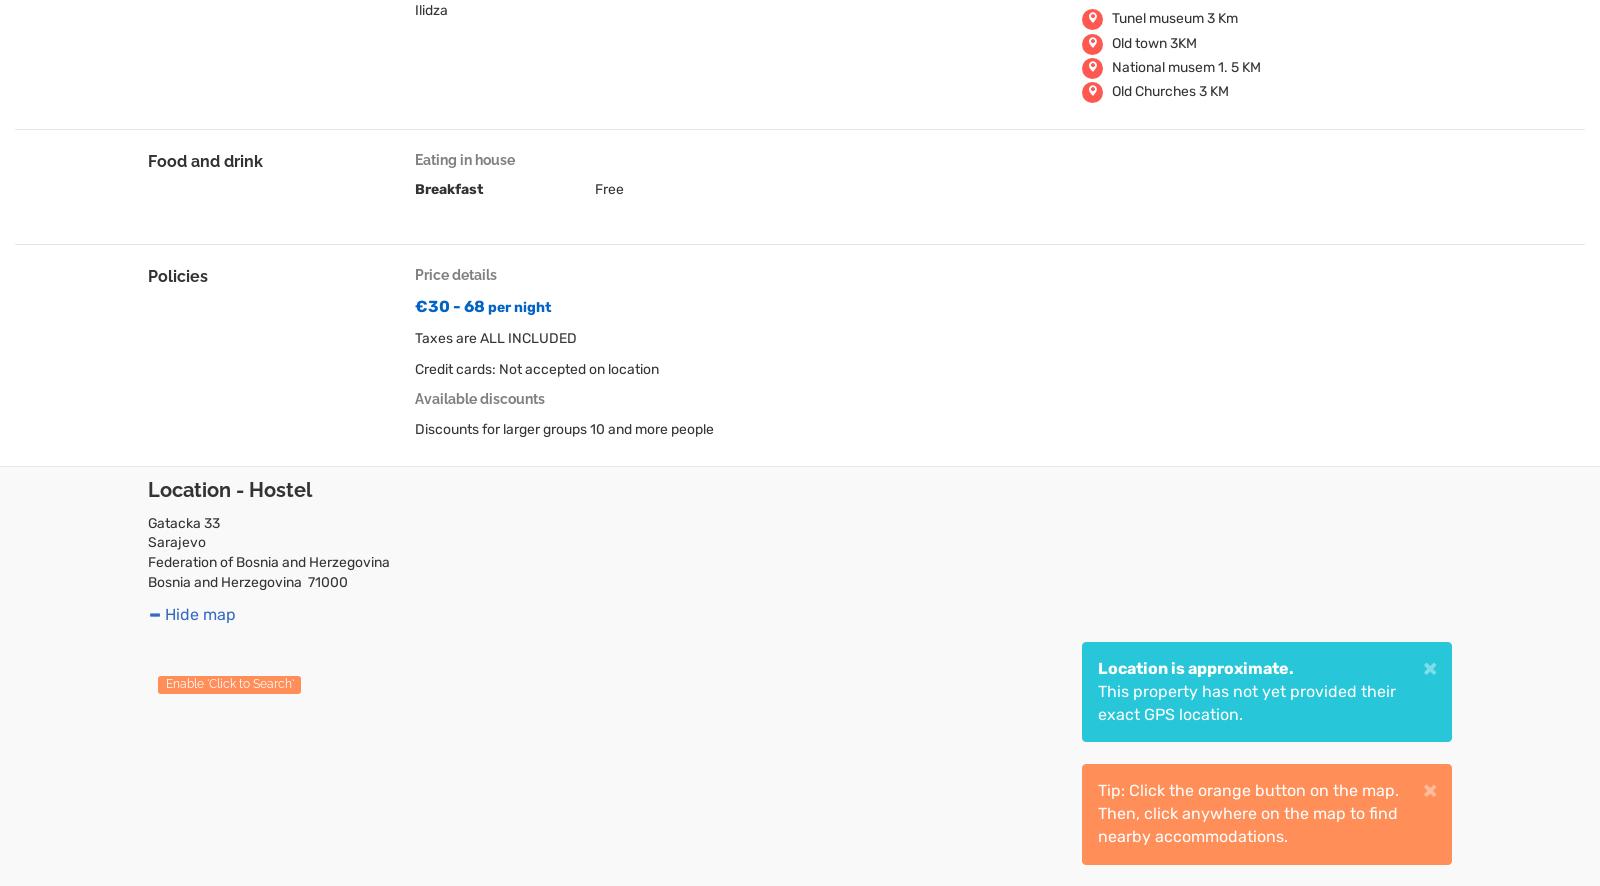  I want to click on 'Location is approximate.', so click(1096, 666).